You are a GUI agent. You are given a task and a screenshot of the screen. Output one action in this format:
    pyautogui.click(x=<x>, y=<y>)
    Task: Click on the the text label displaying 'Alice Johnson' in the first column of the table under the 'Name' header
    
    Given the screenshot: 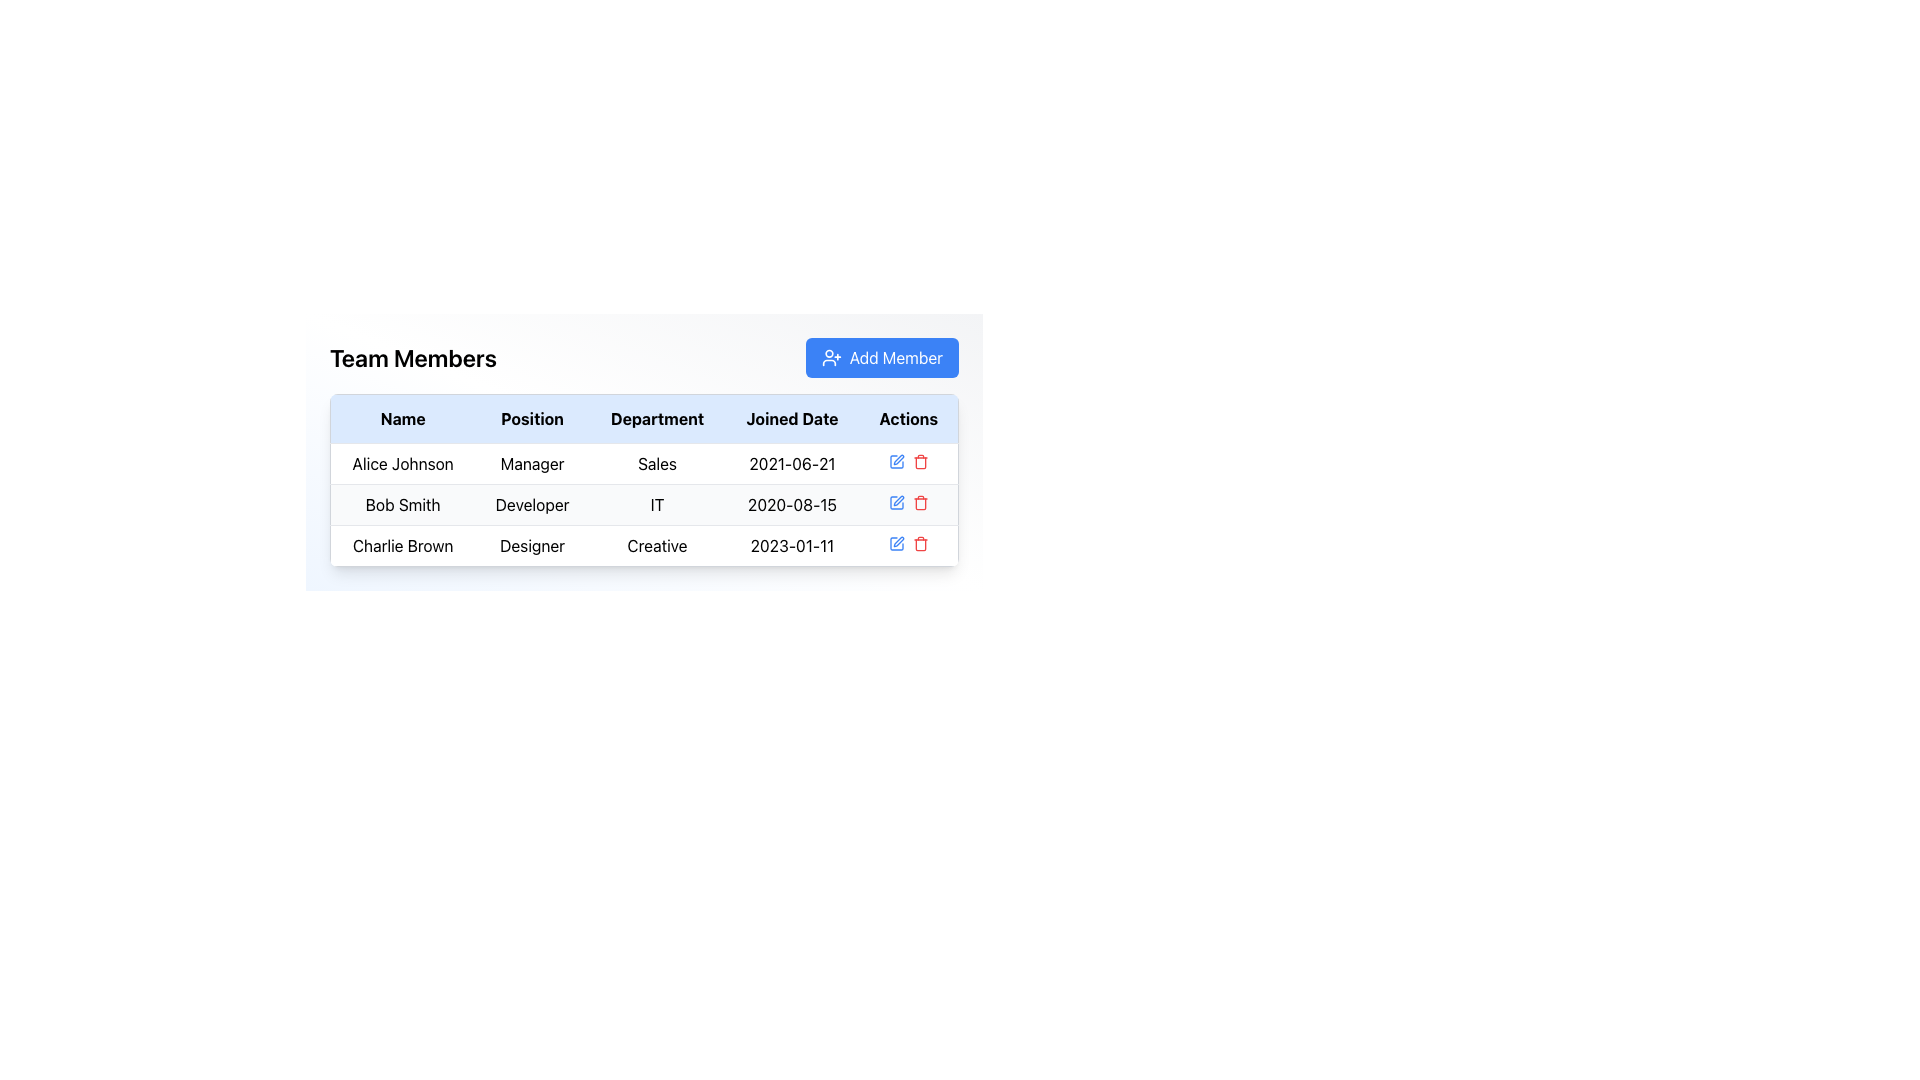 What is the action you would take?
    pyautogui.click(x=401, y=463)
    